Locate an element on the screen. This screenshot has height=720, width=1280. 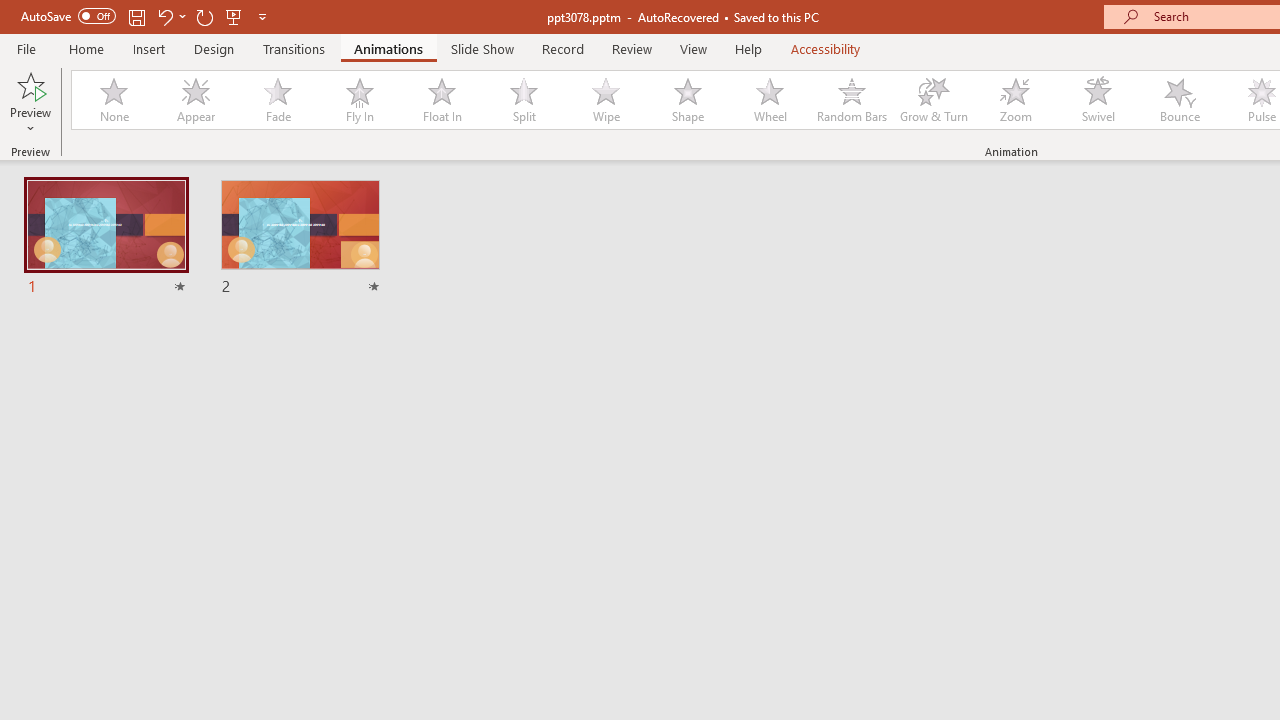
'Grow & Turn' is located at coordinates (933, 100).